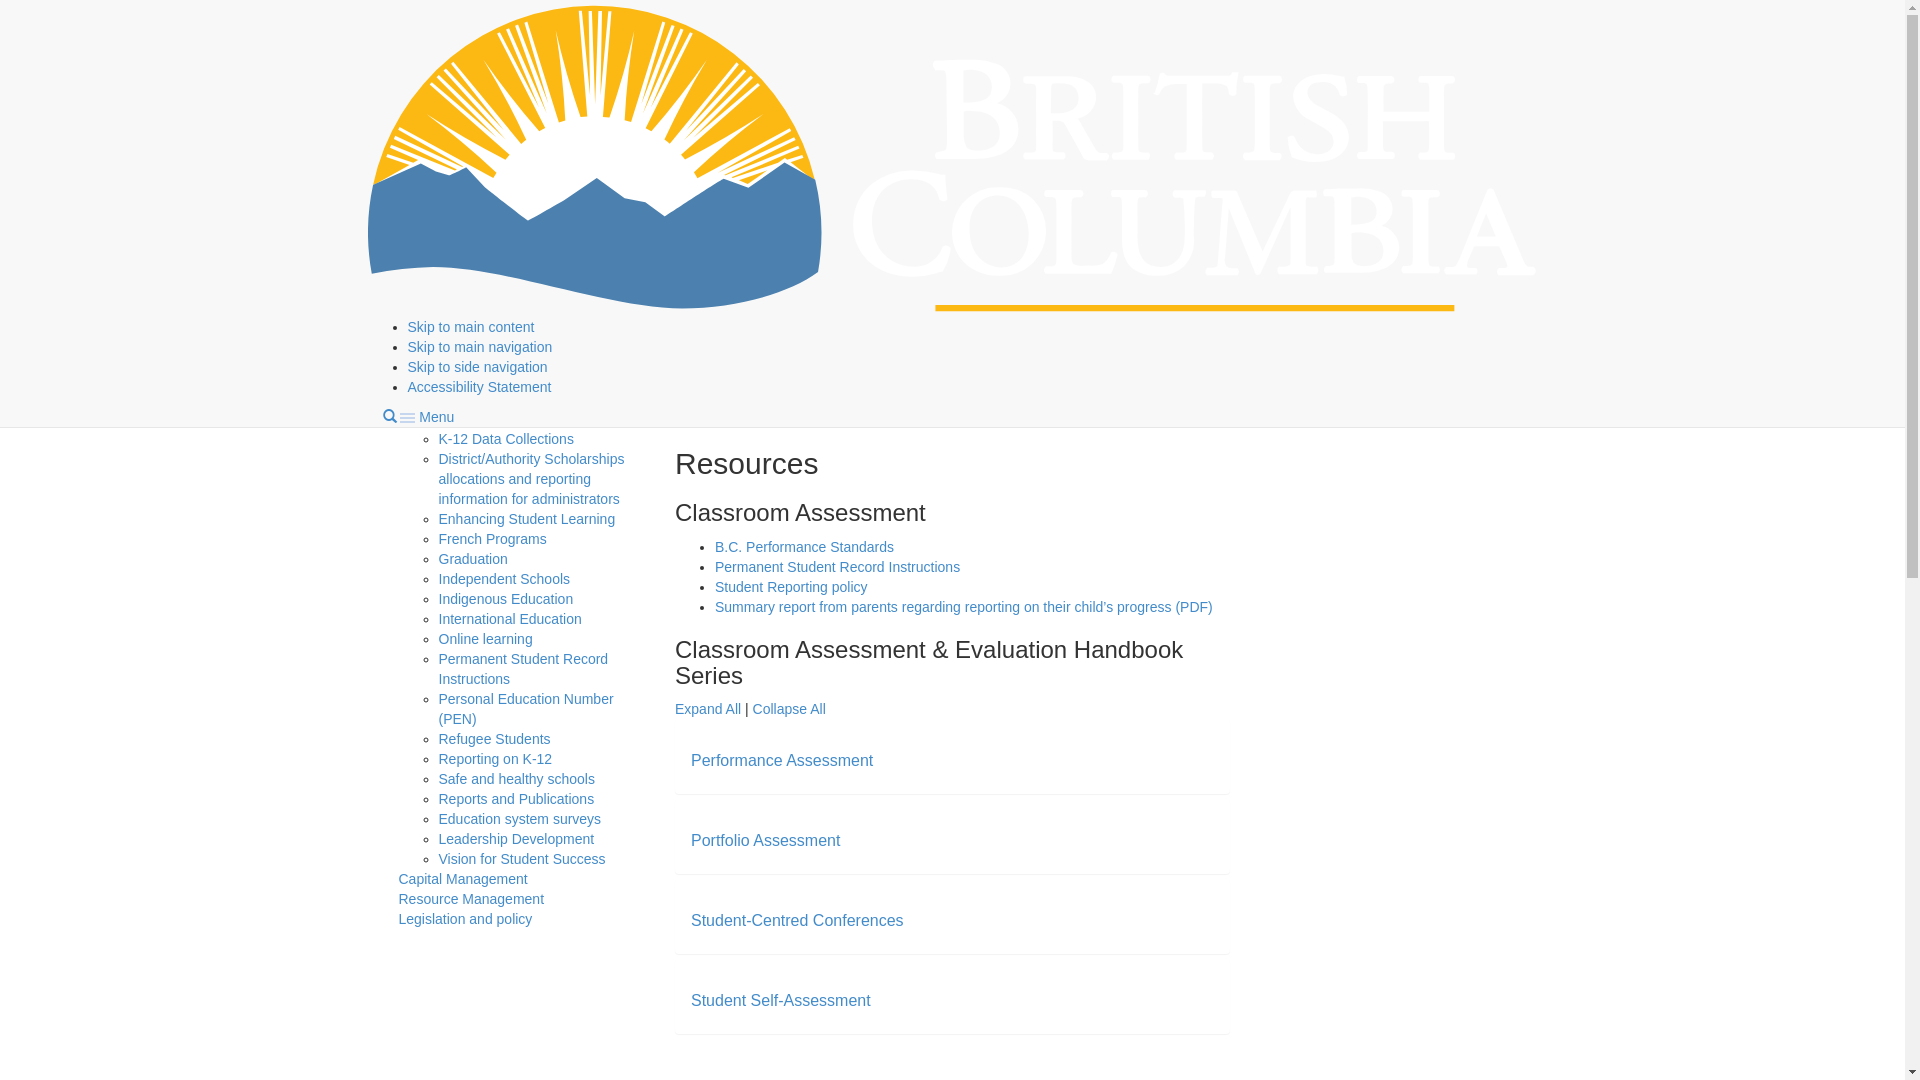 This screenshot has height=1080, width=1920. I want to click on 'National and international assessments', so click(518, 278).